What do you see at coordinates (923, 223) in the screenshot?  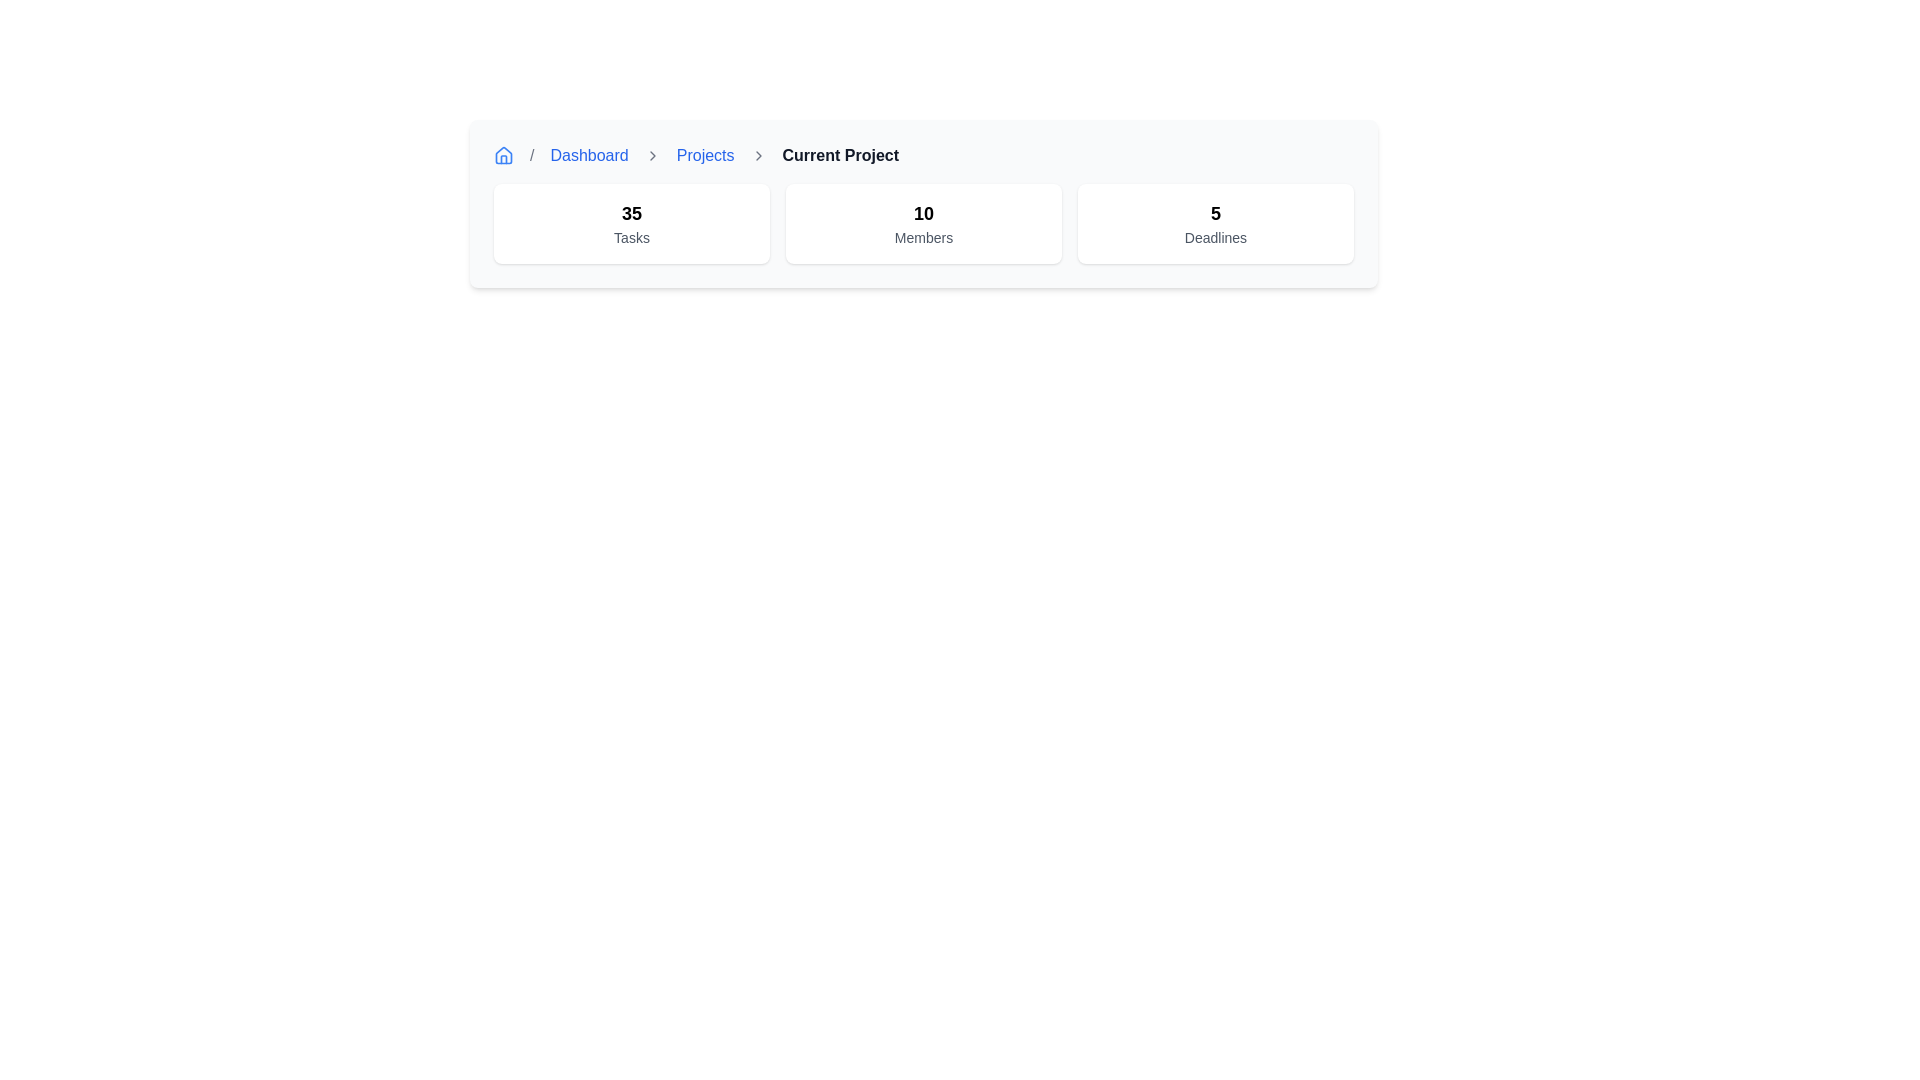 I see `displayed information from the informational card showing '10 Members' with a white background and rounded corners, located in the center column of the grid layout` at bounding box center [923, 223].